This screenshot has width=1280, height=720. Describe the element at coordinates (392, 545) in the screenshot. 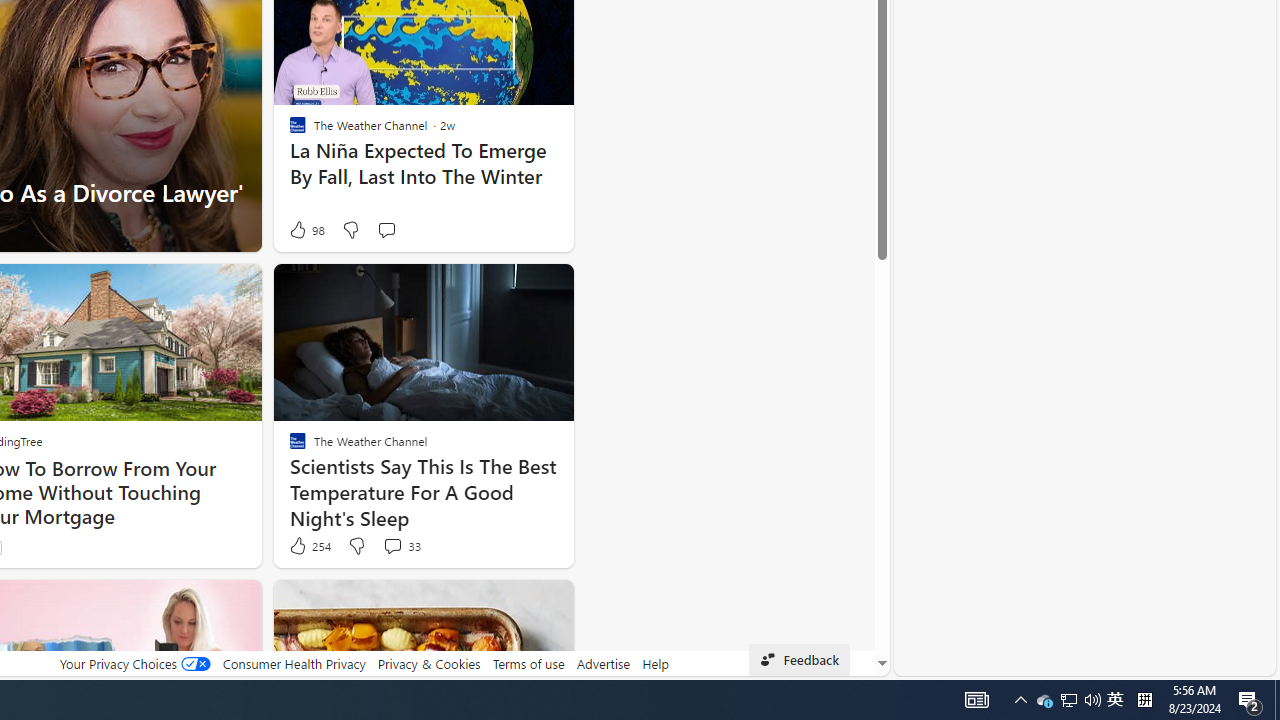

I see `'View comments 33 Comment'` at that location.